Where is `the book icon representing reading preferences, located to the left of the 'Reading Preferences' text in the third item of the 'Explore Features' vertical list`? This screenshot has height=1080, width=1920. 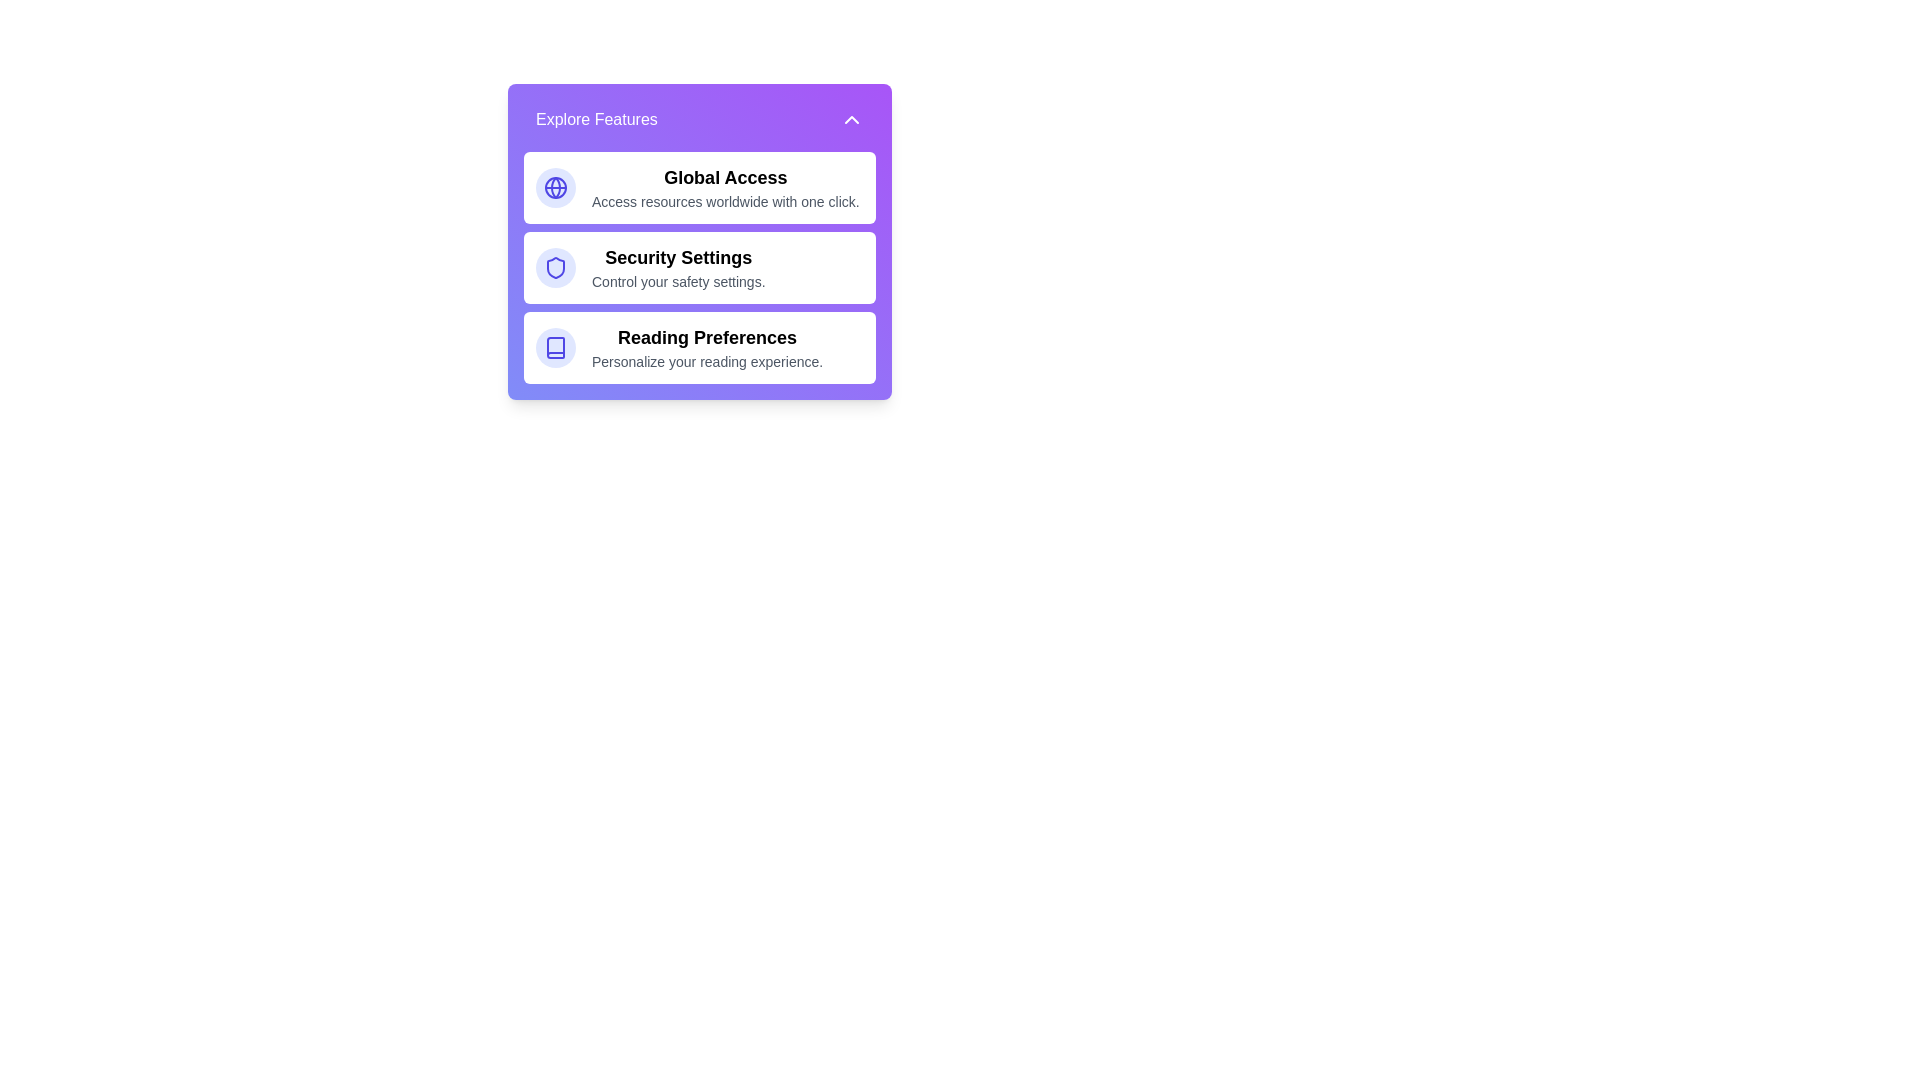 the book icon representing reading preferences, located to the left of the 'Reading Preferences' text in the third item of the 'Explore Features' vertical list is located at coordinates (556, 346).